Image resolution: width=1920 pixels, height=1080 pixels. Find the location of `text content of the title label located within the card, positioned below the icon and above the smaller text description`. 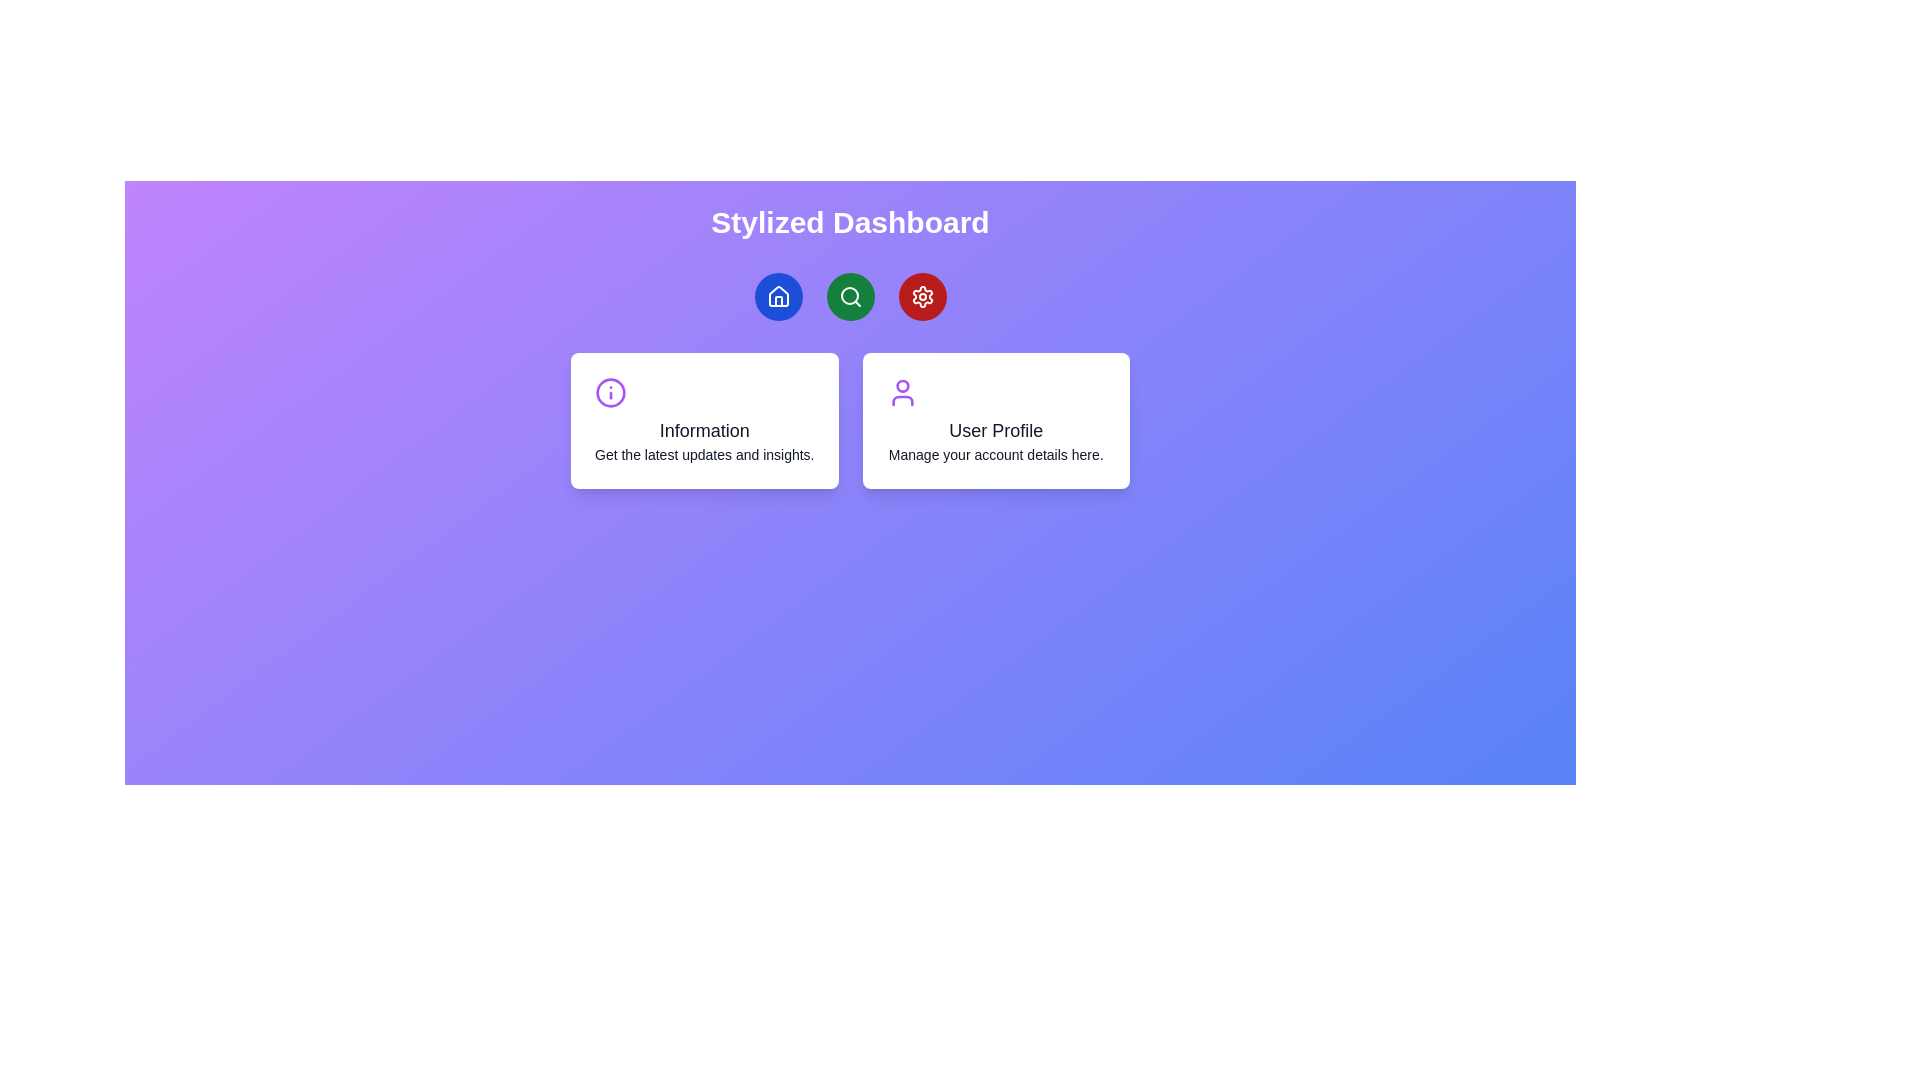

text content of the title label located within the card, positioned below the icon and above the smaller text description is located at coordinates (704, 430).